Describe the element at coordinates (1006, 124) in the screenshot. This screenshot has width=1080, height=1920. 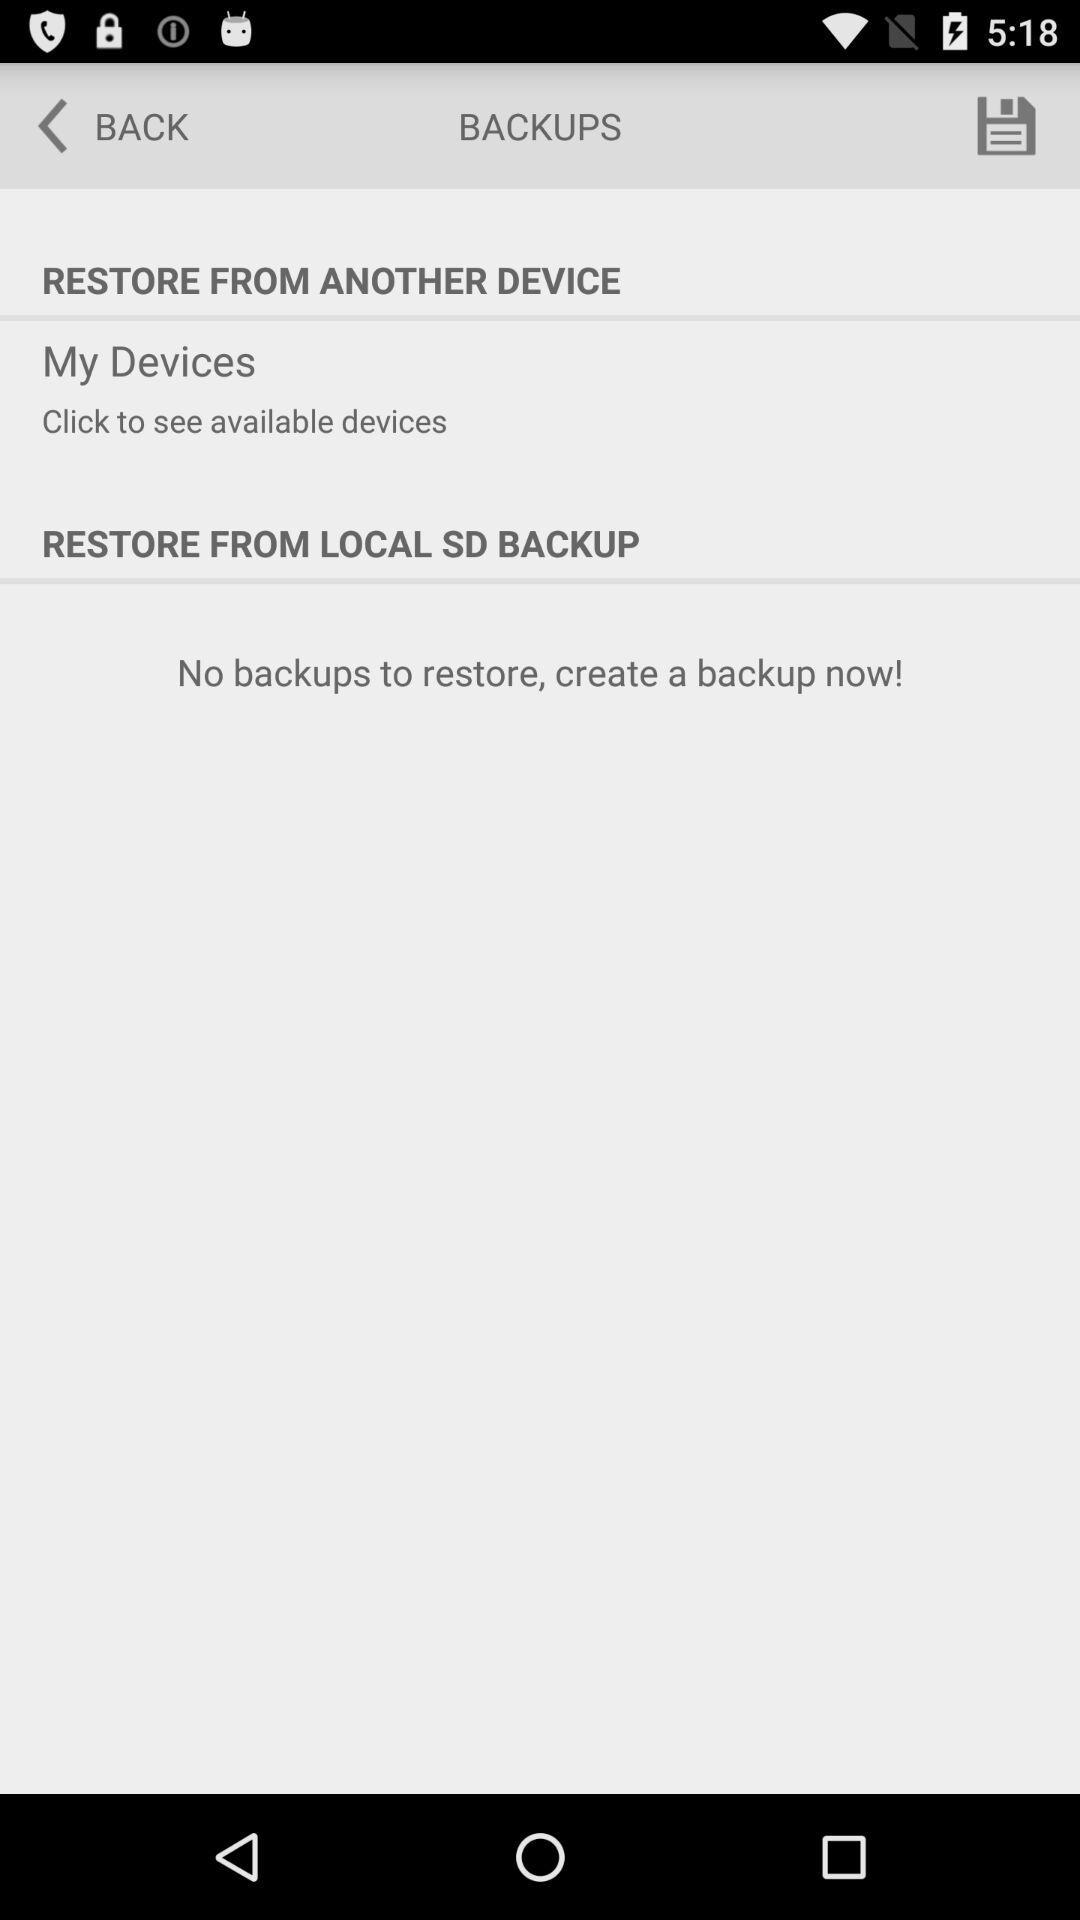
I see `app next to the backups item` at that location.